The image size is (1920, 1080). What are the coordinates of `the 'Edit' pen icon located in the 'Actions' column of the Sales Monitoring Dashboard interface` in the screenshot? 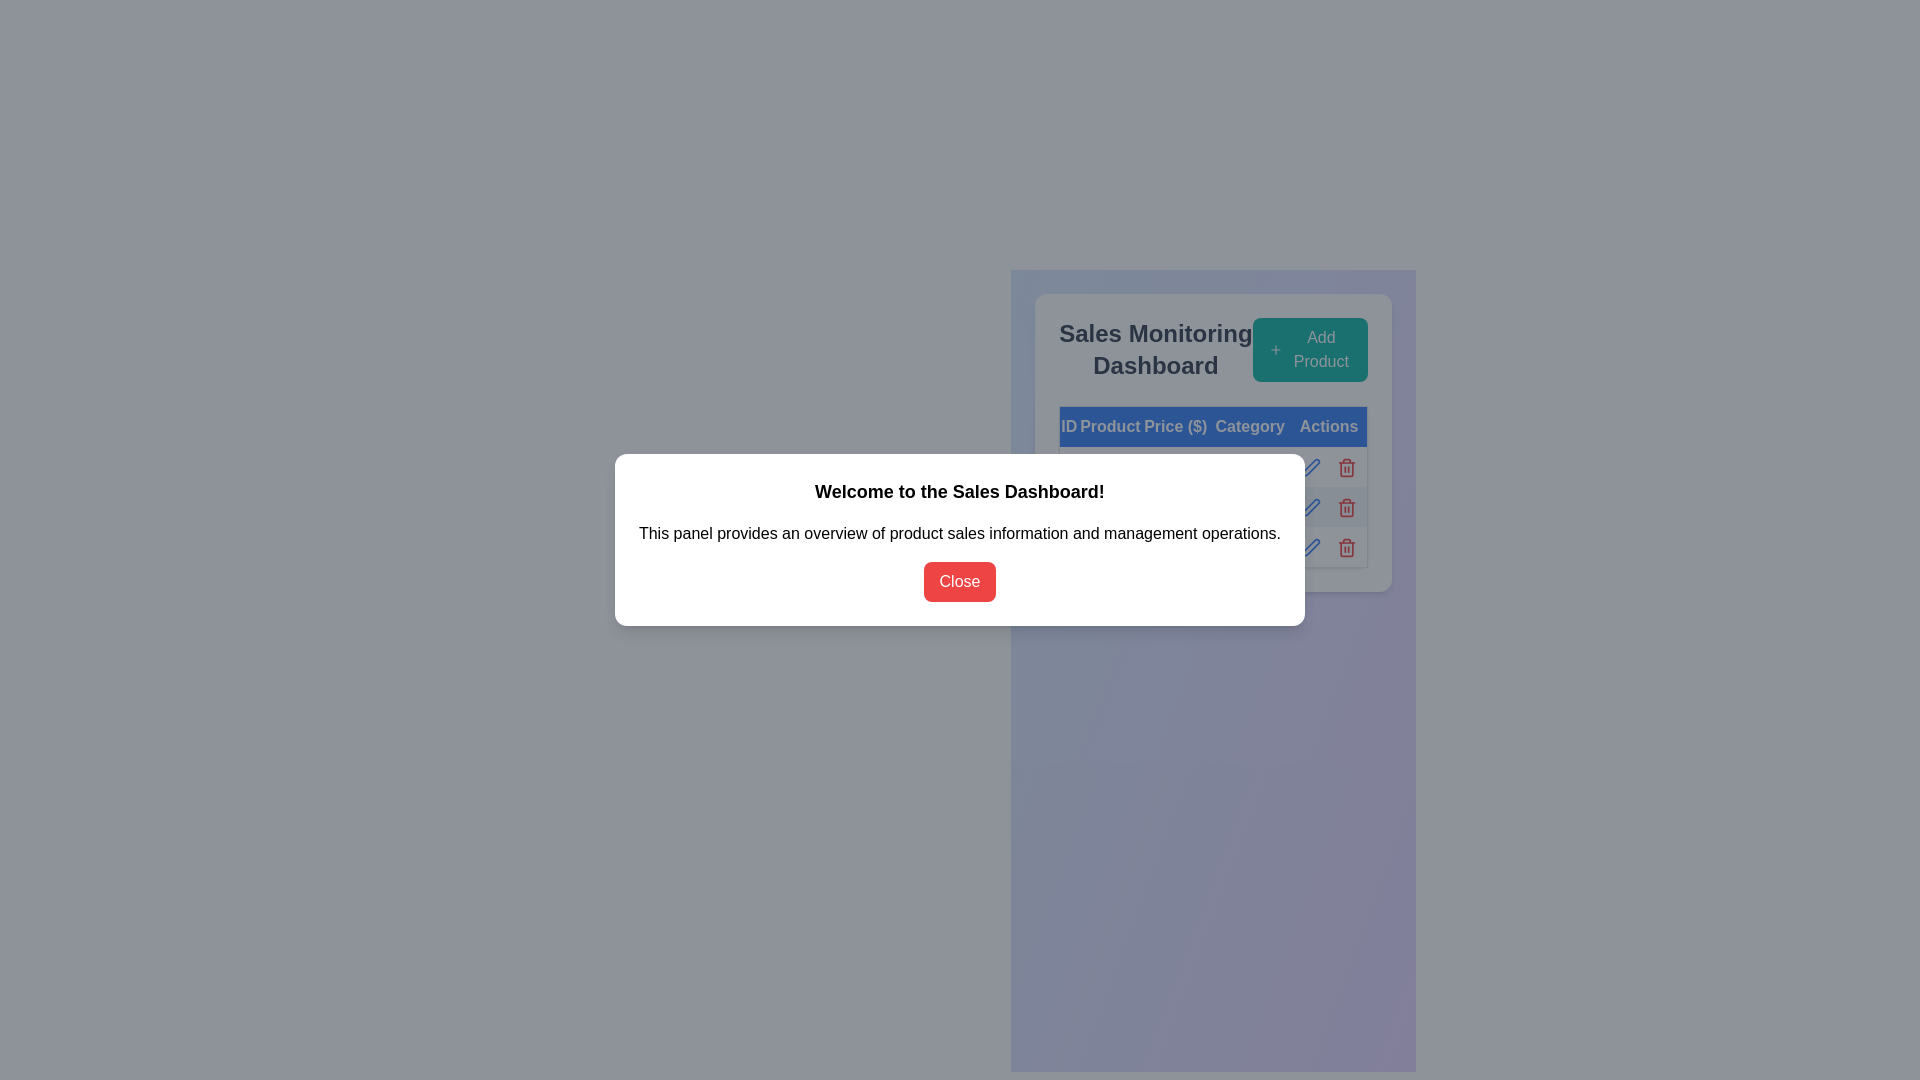 It's located at (1311, 467).